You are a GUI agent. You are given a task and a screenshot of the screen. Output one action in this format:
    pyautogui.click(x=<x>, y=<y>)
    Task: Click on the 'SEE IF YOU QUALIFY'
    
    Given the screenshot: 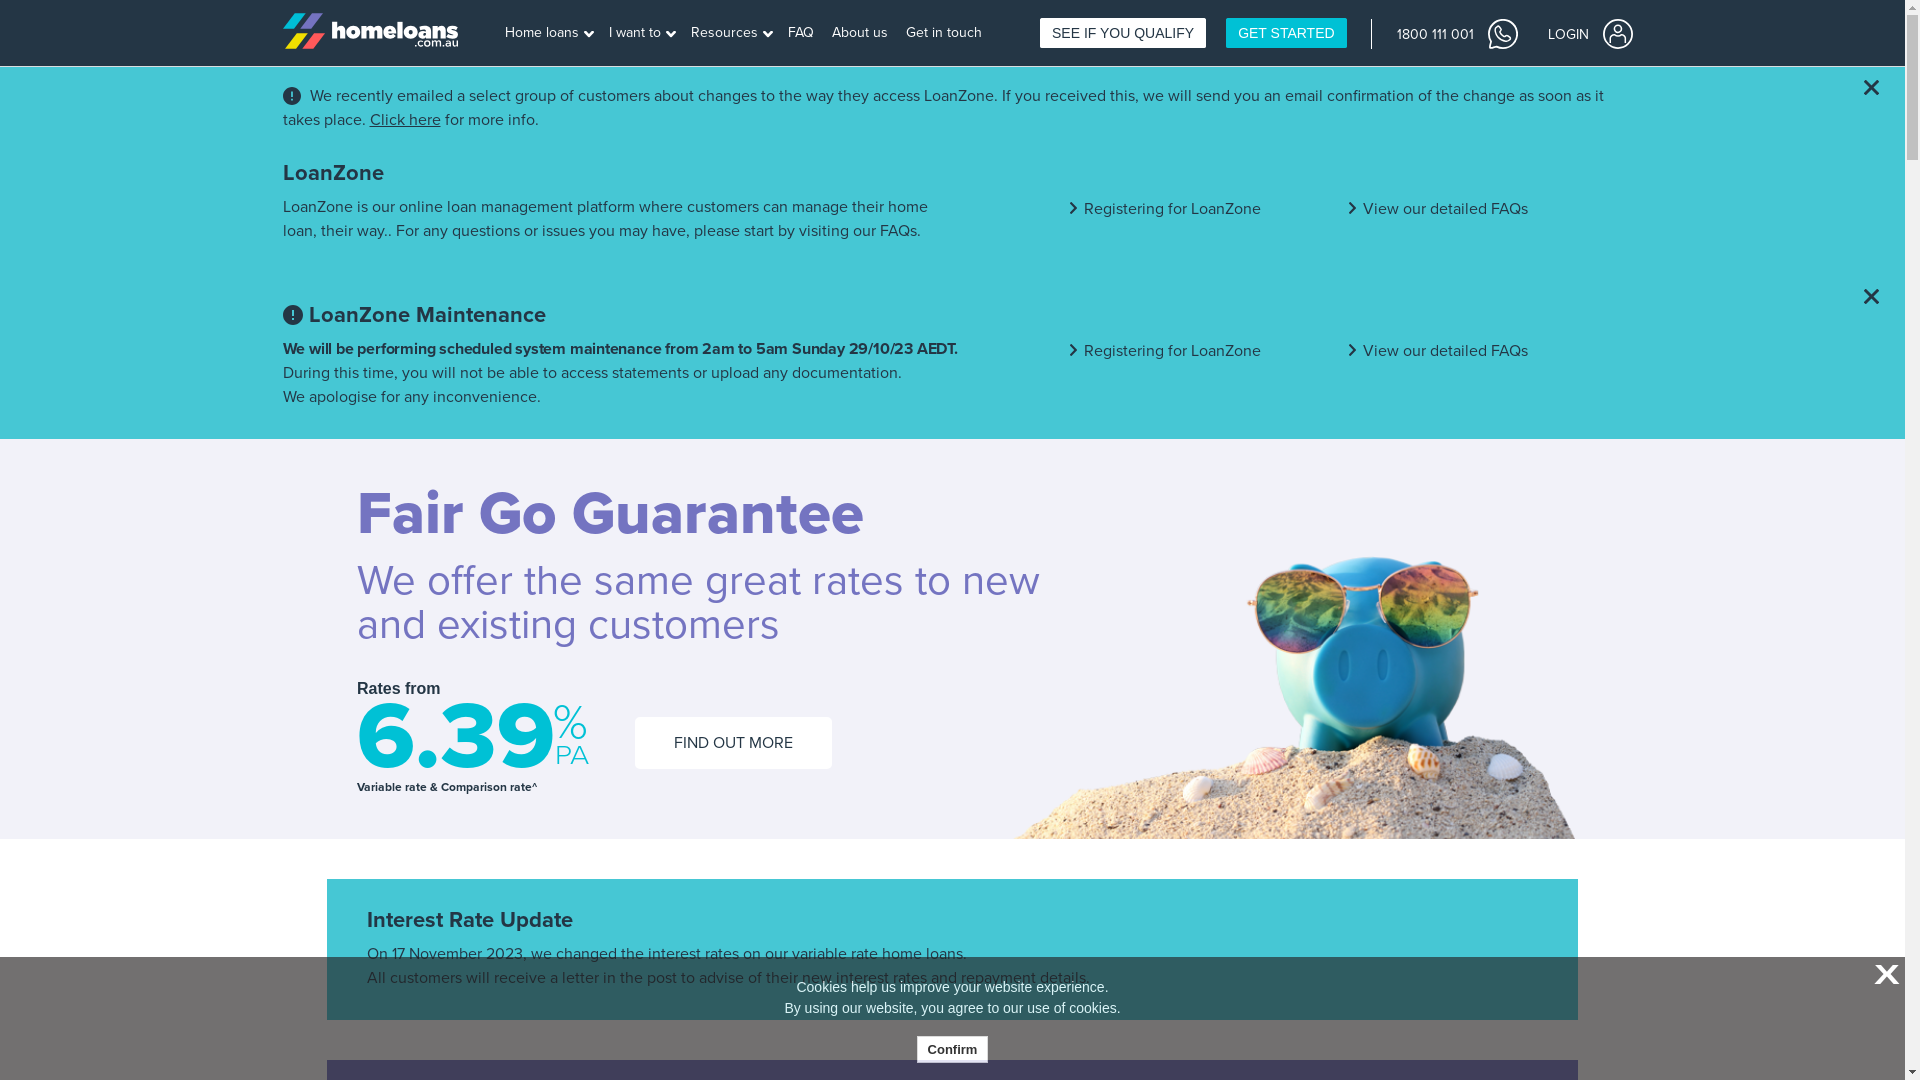 What is the action you would take?
    pyautogui.click(x=1040, y=33)
    